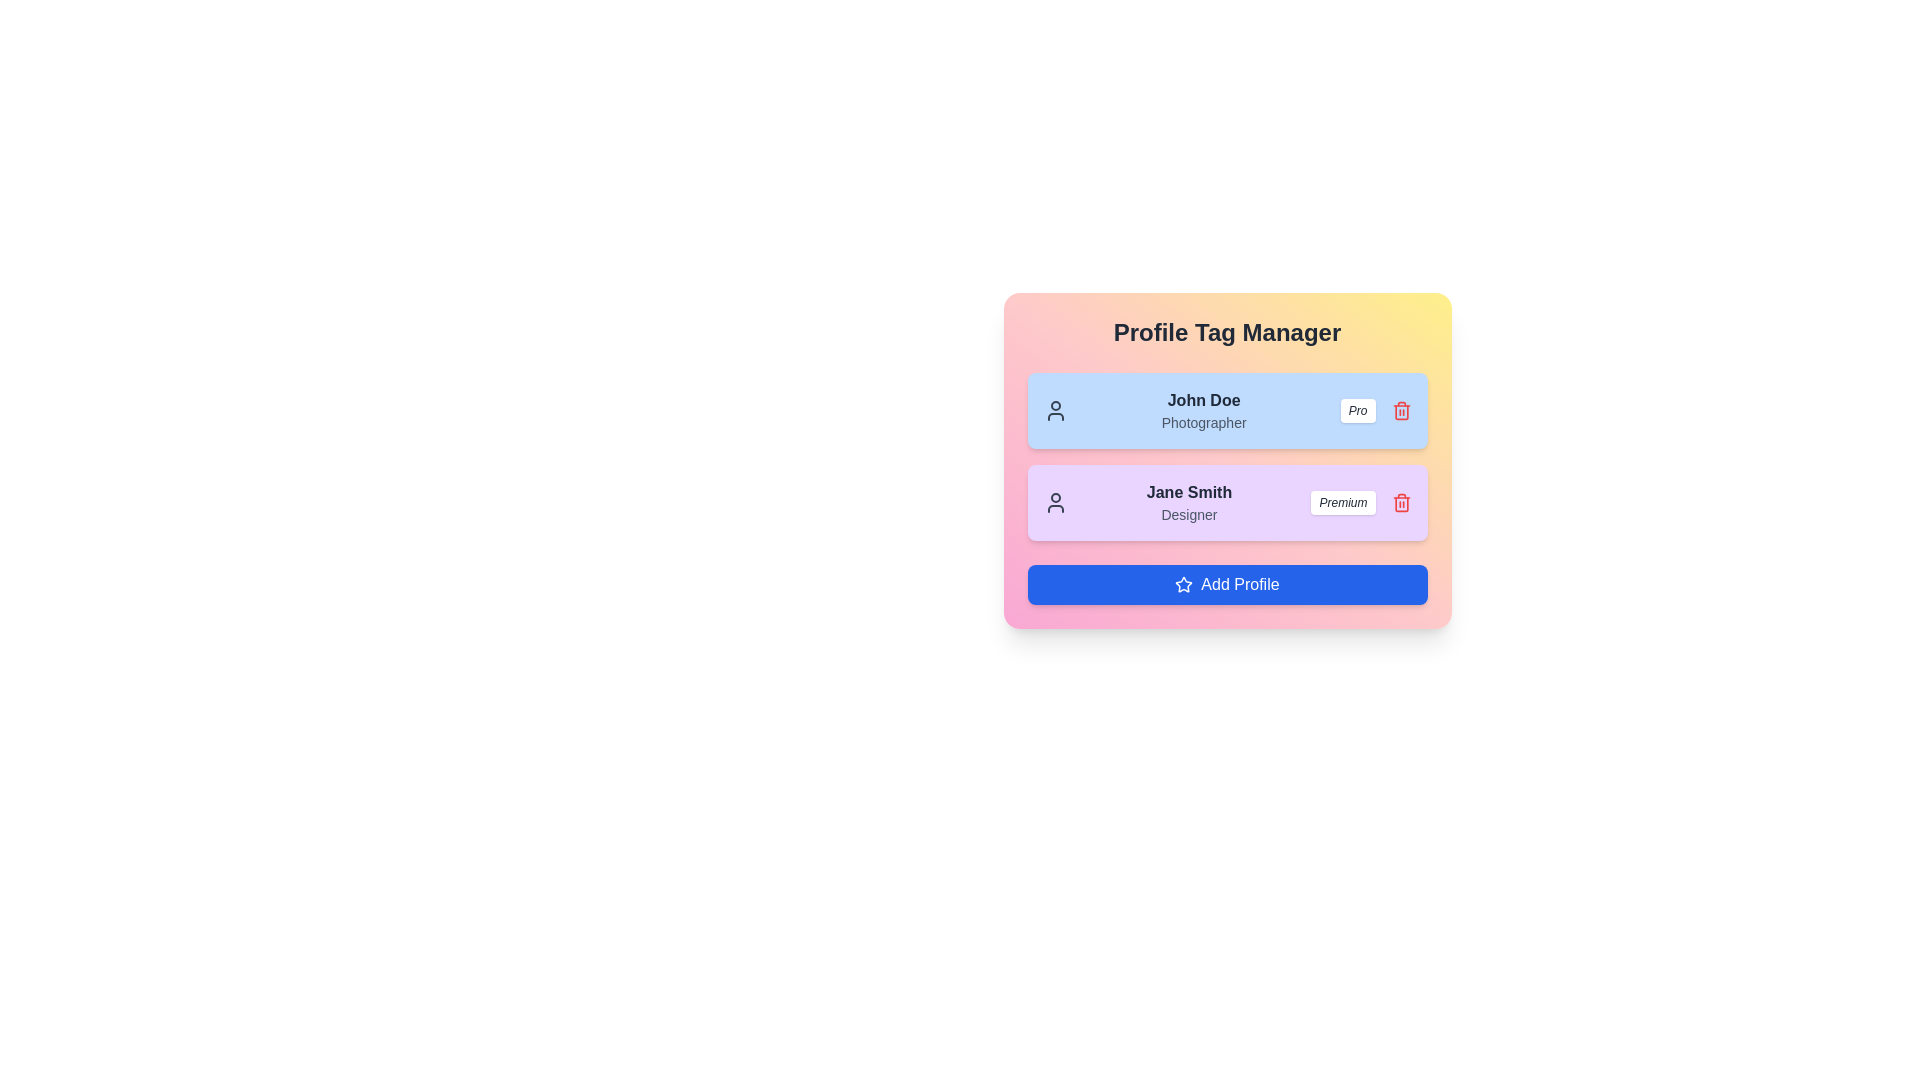  Describe the element at coordinates (1226, 585) in the screenshot. I see `'Add Profile' button to add a new profile` at that location.